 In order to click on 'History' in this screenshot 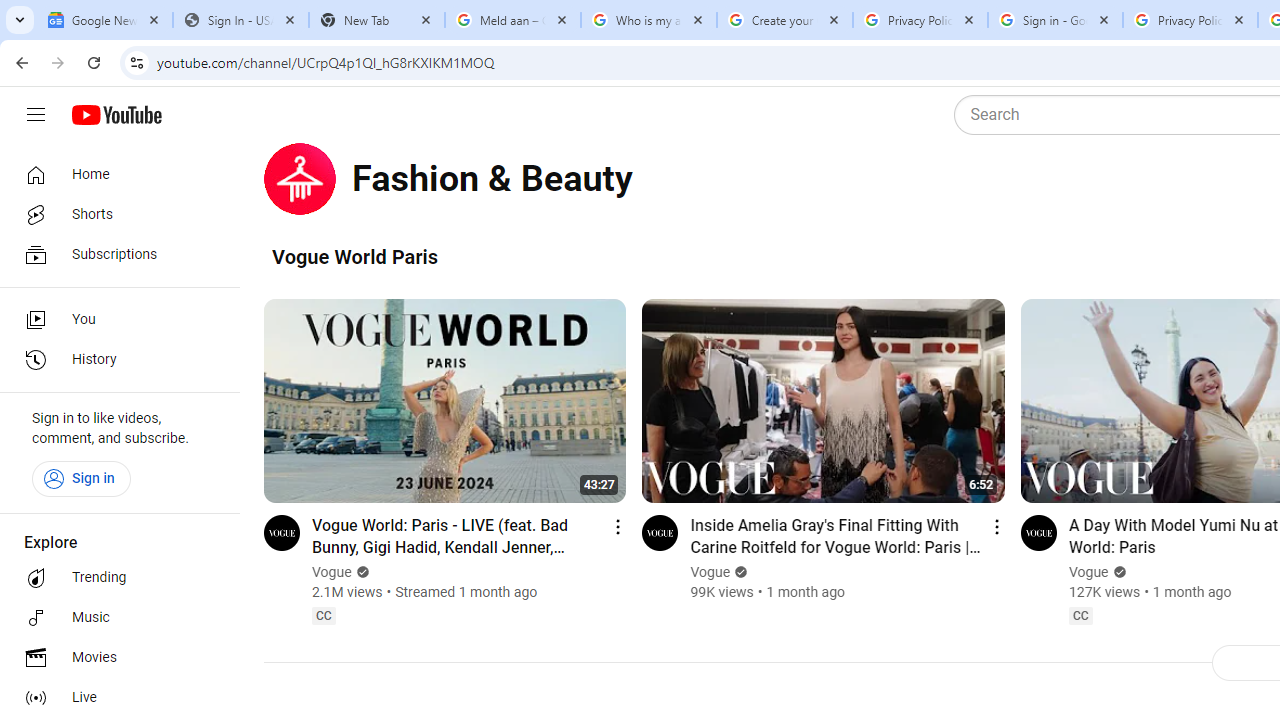, I will do `click(112, 360)`.